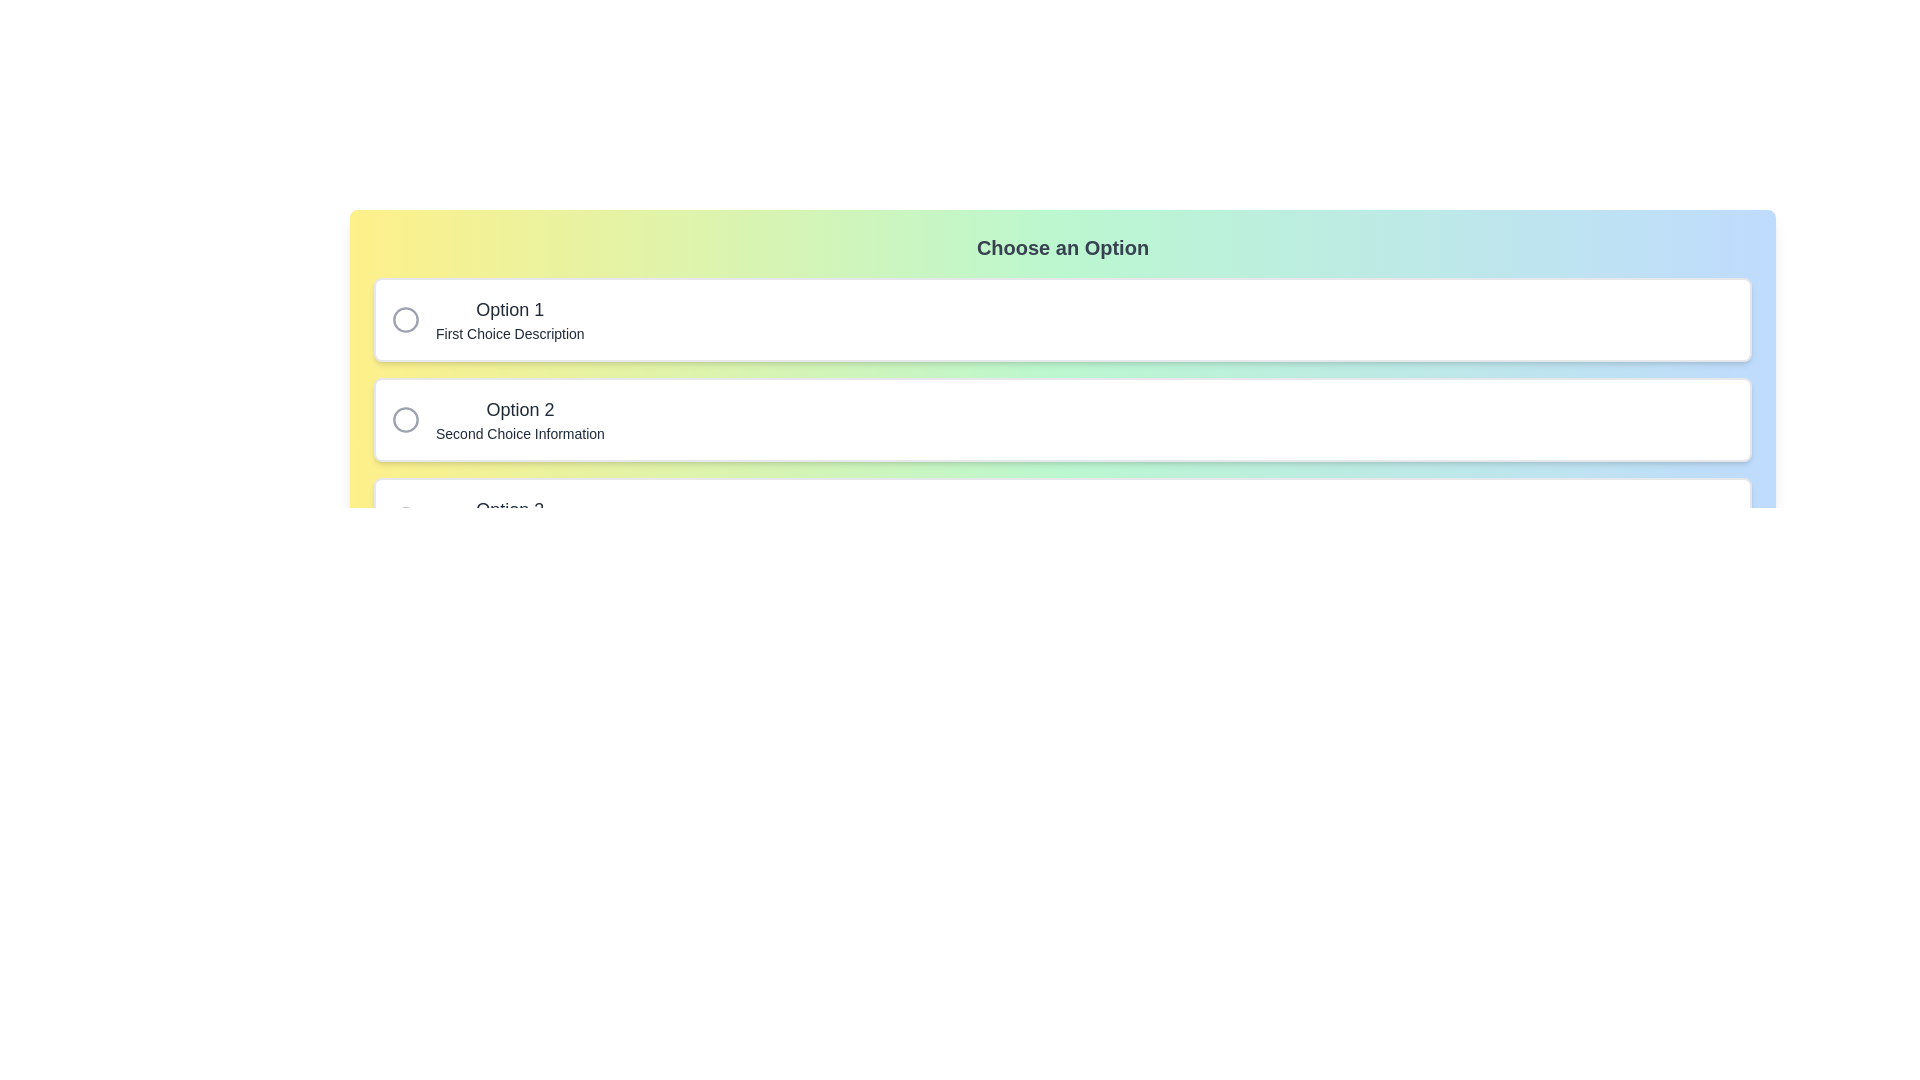  What do you see at coordinates (510, 309) in the screenshot?
I see `the text label reading 'Option 1', which is displayed in bold and located in the first group above 'First Choice Description'` at bounding box center [510, 309].